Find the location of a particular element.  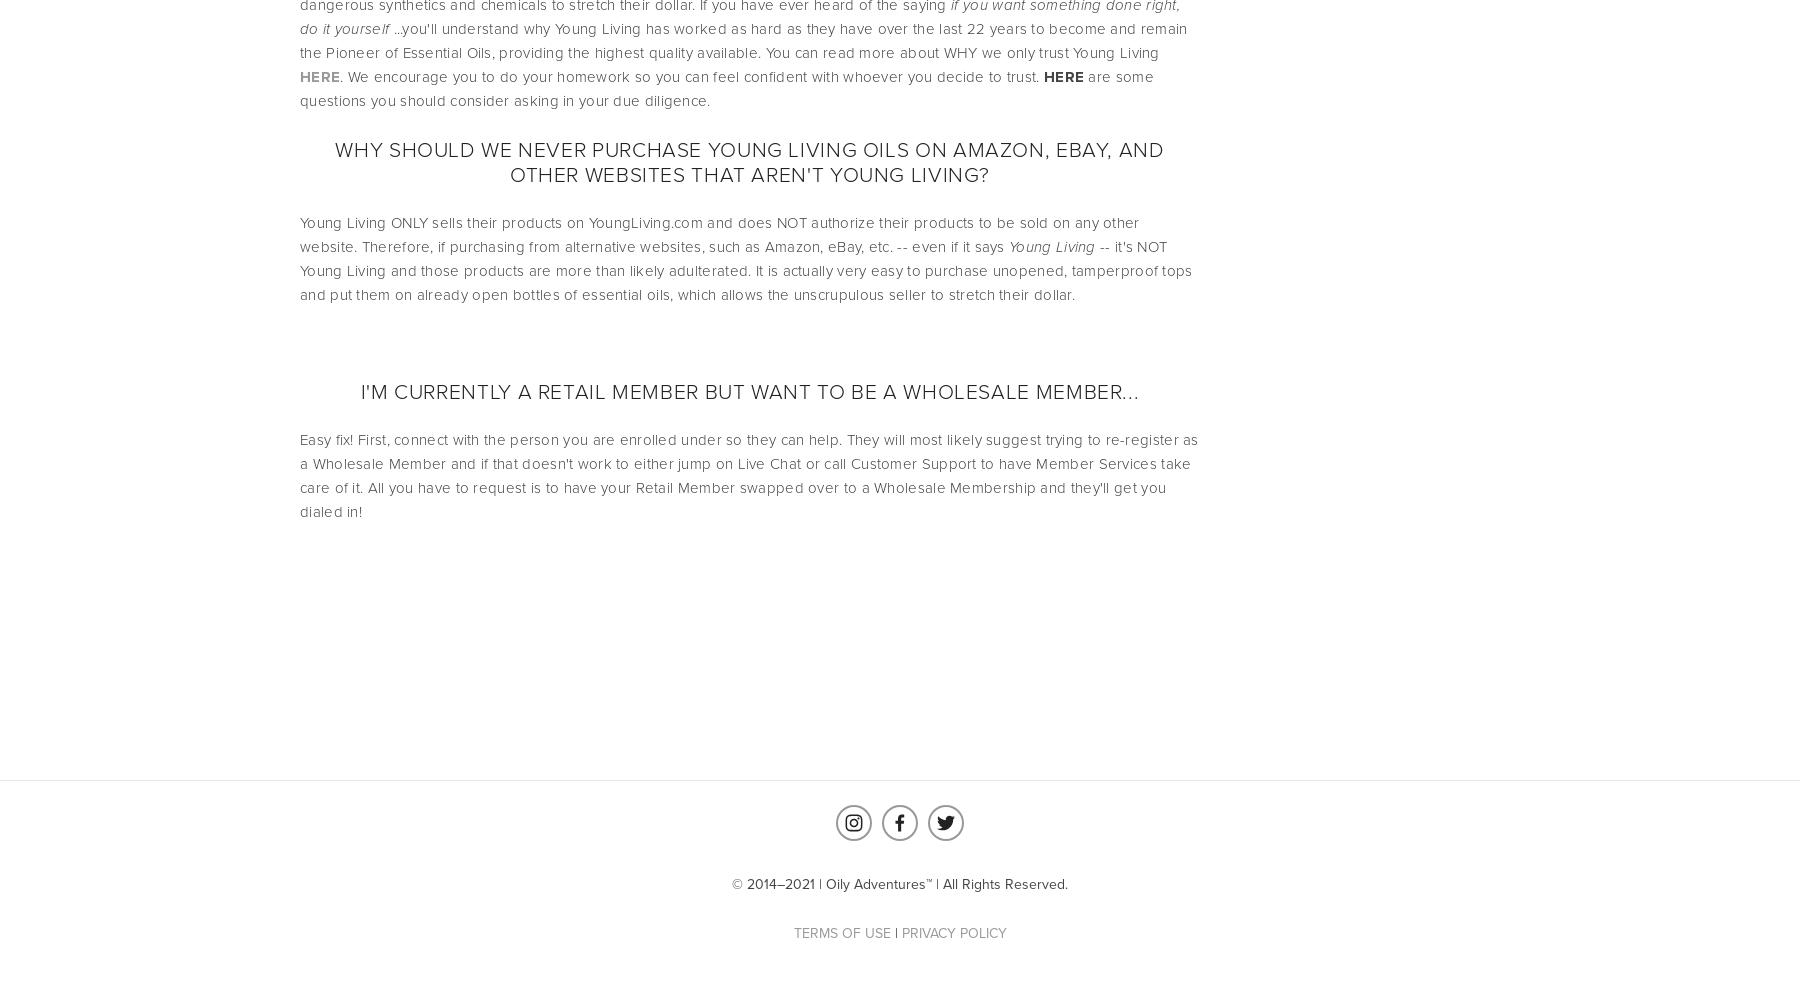

'Easy fix! First, connect with the person you are enrolled under so they can help. They will most likely suggest trying to re-register as a Wholesale Member and if that doesn't work to either jump on Live Chat or call Customer Support to have Member Services take care of it. All you have to request is to have your Retail Member swapped over to a Wholesale Membership and they'll get you dialed in!' is located at coordinates (750, 474).